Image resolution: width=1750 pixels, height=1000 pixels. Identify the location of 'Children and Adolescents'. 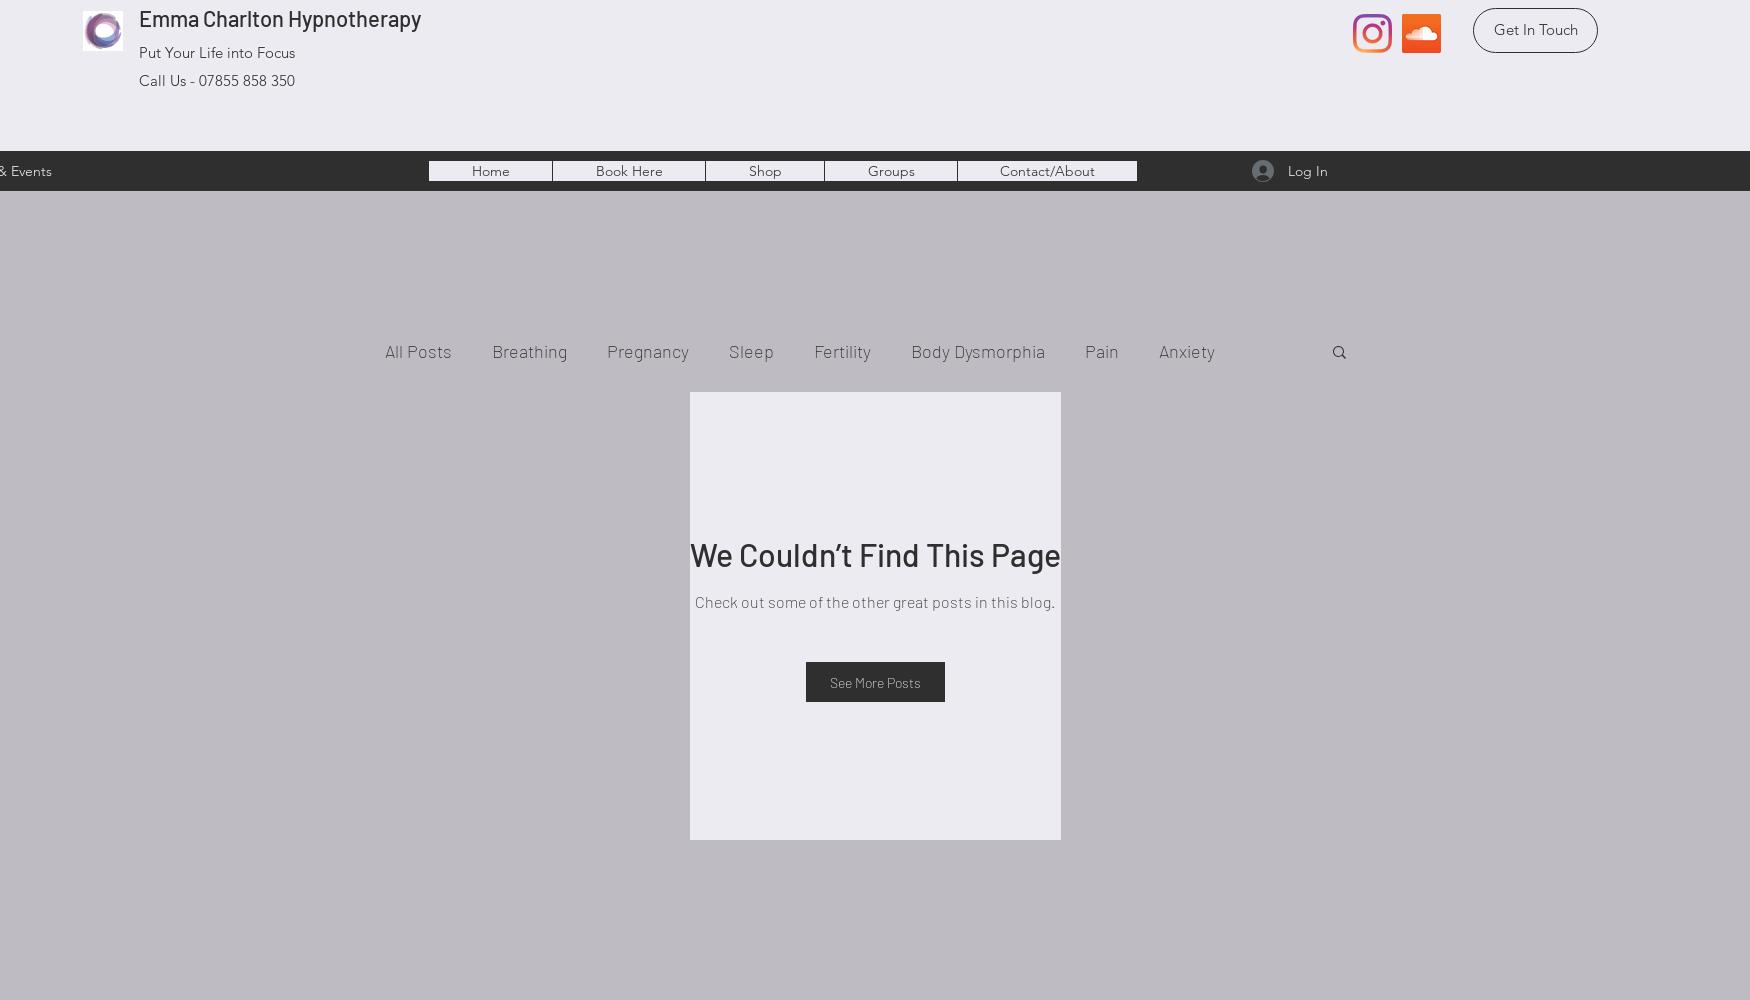
(523, 431).